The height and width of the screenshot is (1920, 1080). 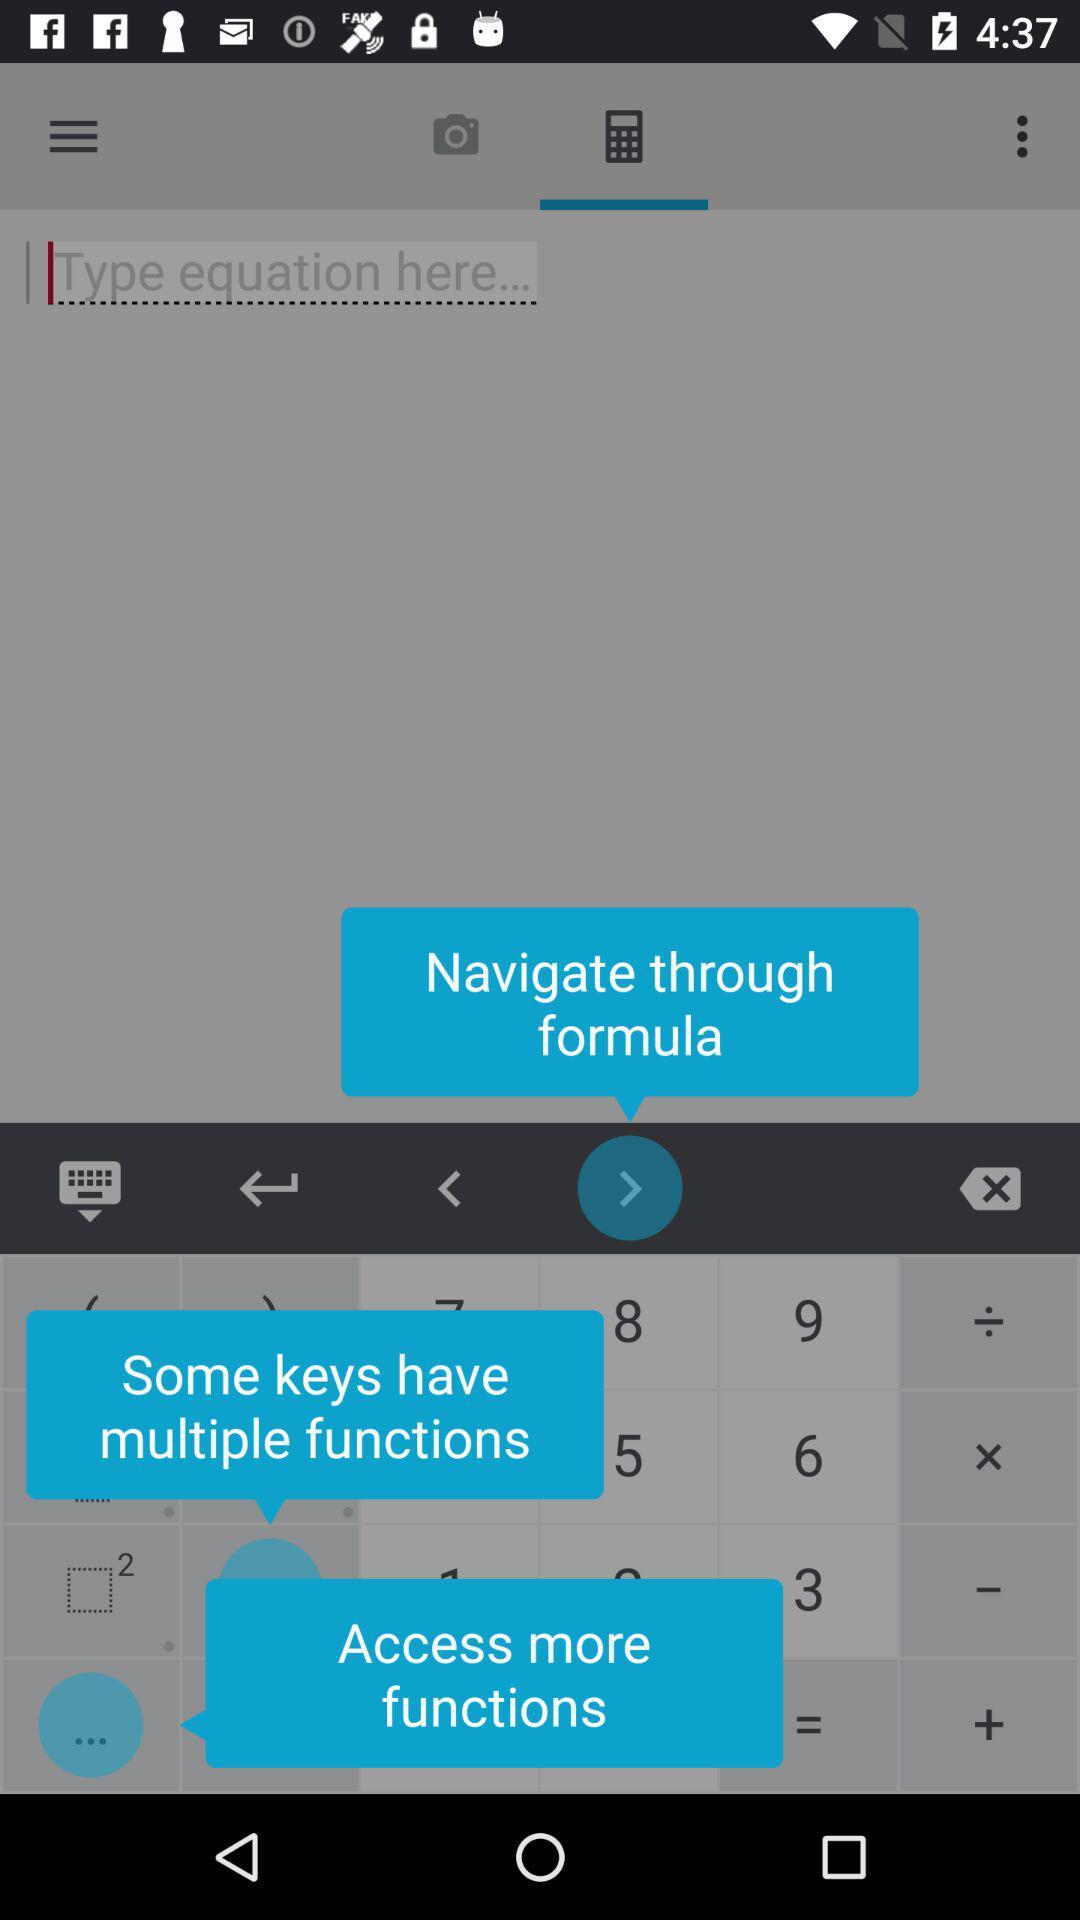 What do you see at coordinates (450, 1188) in the screenshot?
I see `back` at bounding box center [450, 1188].